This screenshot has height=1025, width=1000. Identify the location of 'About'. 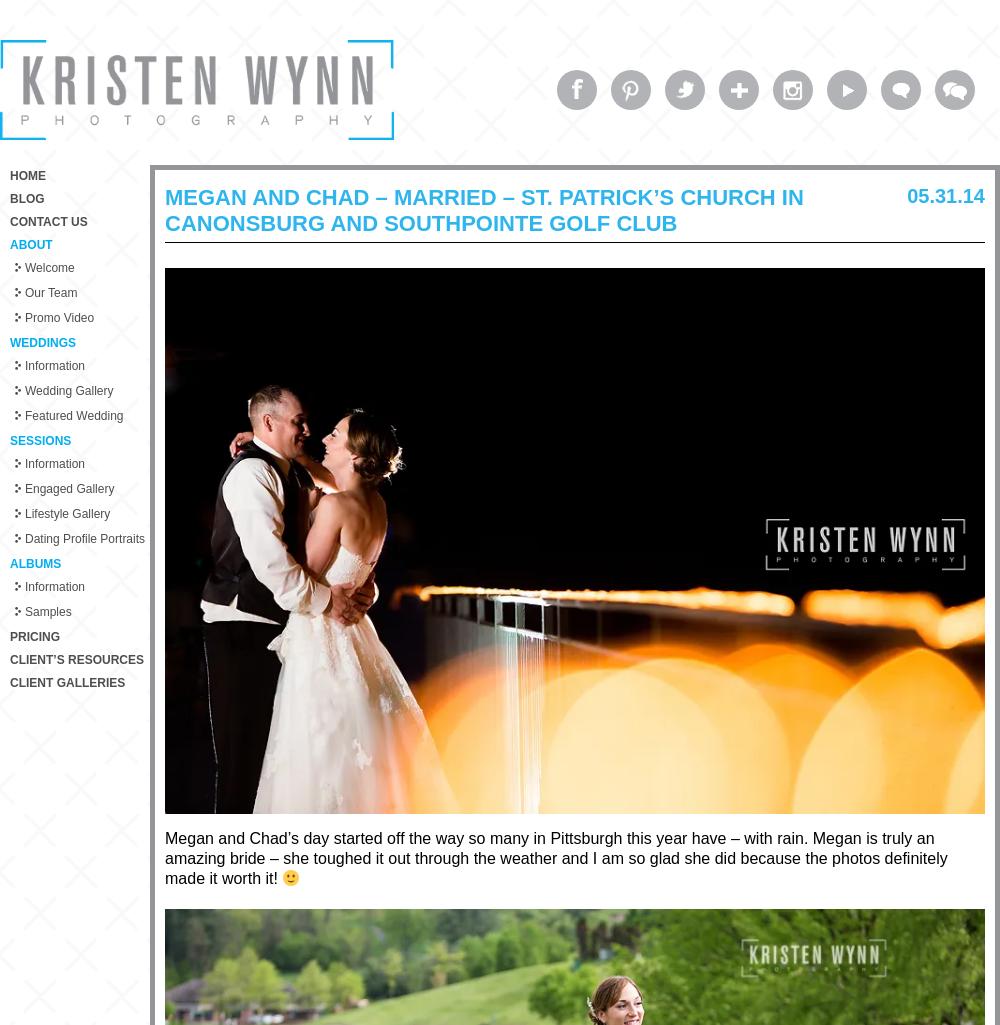
(31, 243).